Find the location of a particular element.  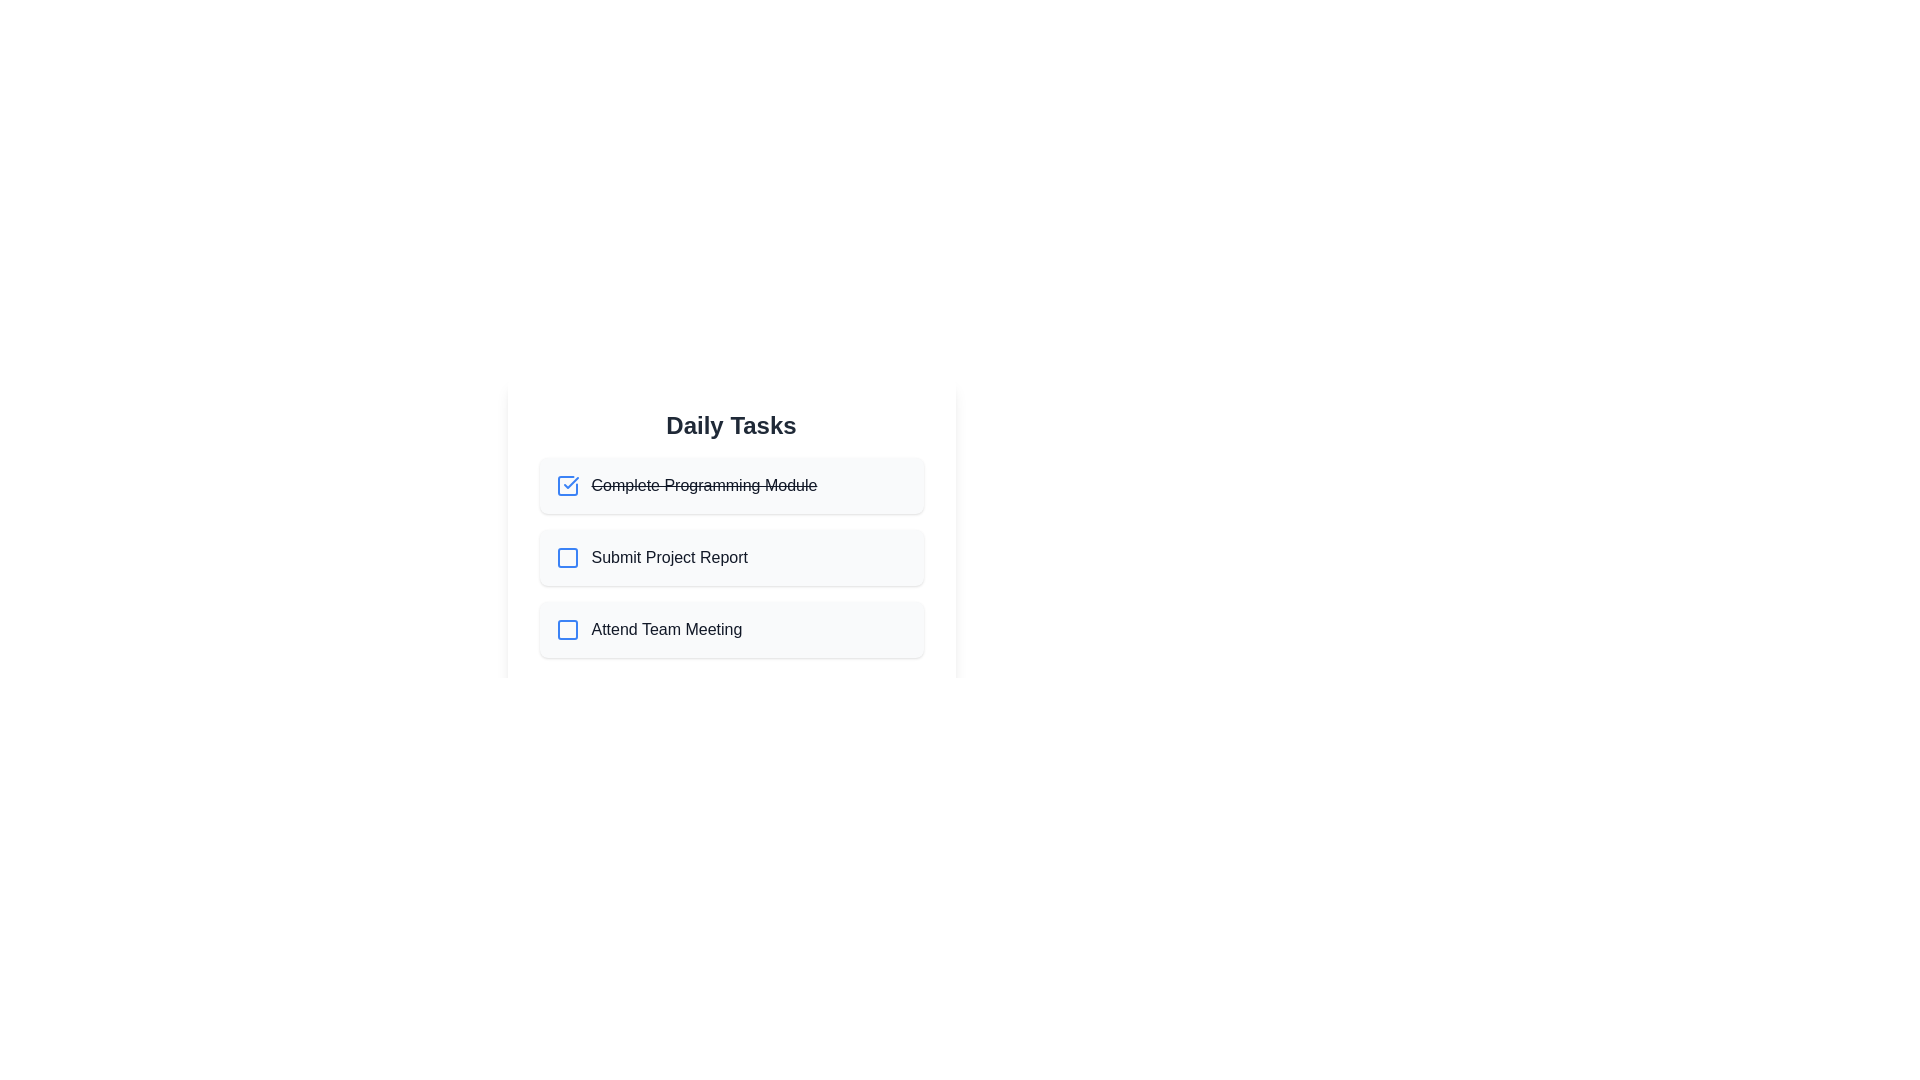

the checkmark icon with a blue outline, which is part of the task indicator for 'Complete Programming Module' is located at coordinates (566, 486).